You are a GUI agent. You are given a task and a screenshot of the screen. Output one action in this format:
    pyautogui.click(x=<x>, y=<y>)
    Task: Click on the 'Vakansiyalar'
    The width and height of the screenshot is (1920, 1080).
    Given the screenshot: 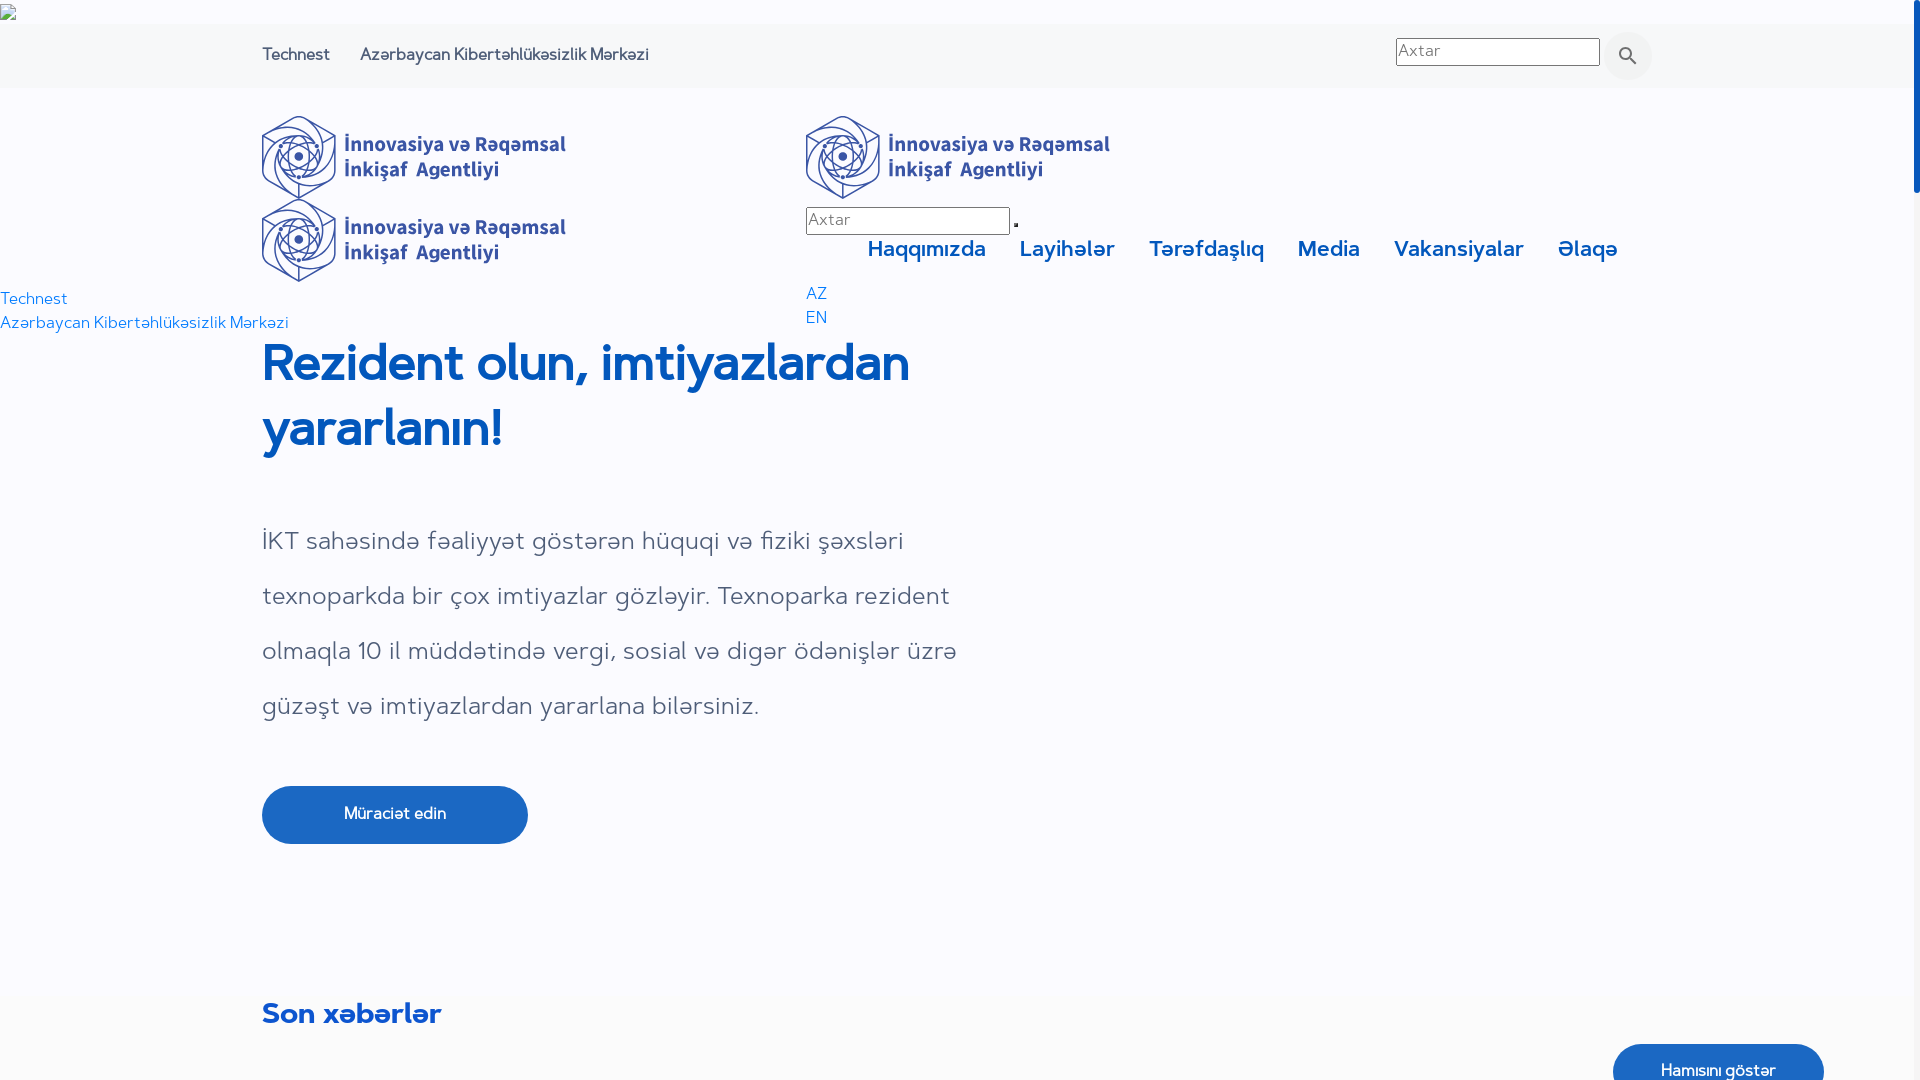 What is the action you would take?
    pyautogui.click(x=1392, y=249)
    